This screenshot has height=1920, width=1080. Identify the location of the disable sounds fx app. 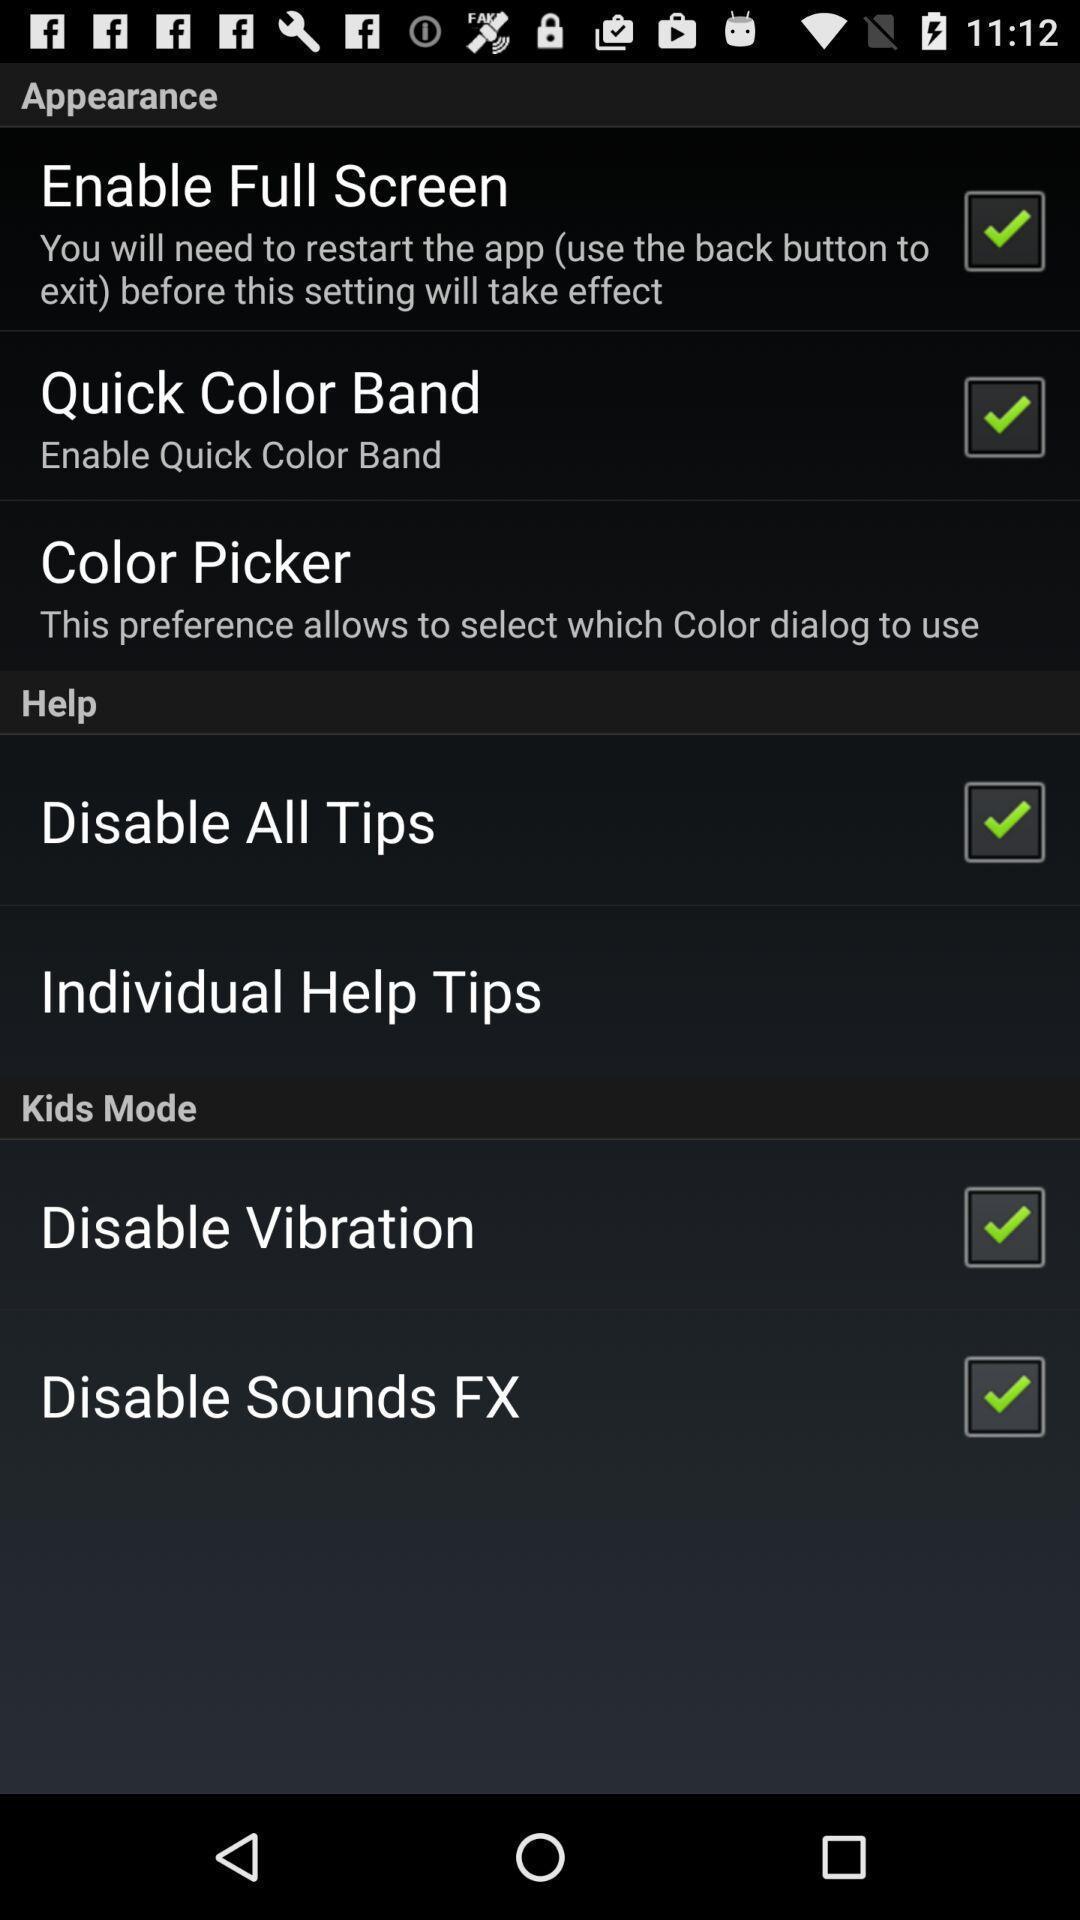
(280, 1393).